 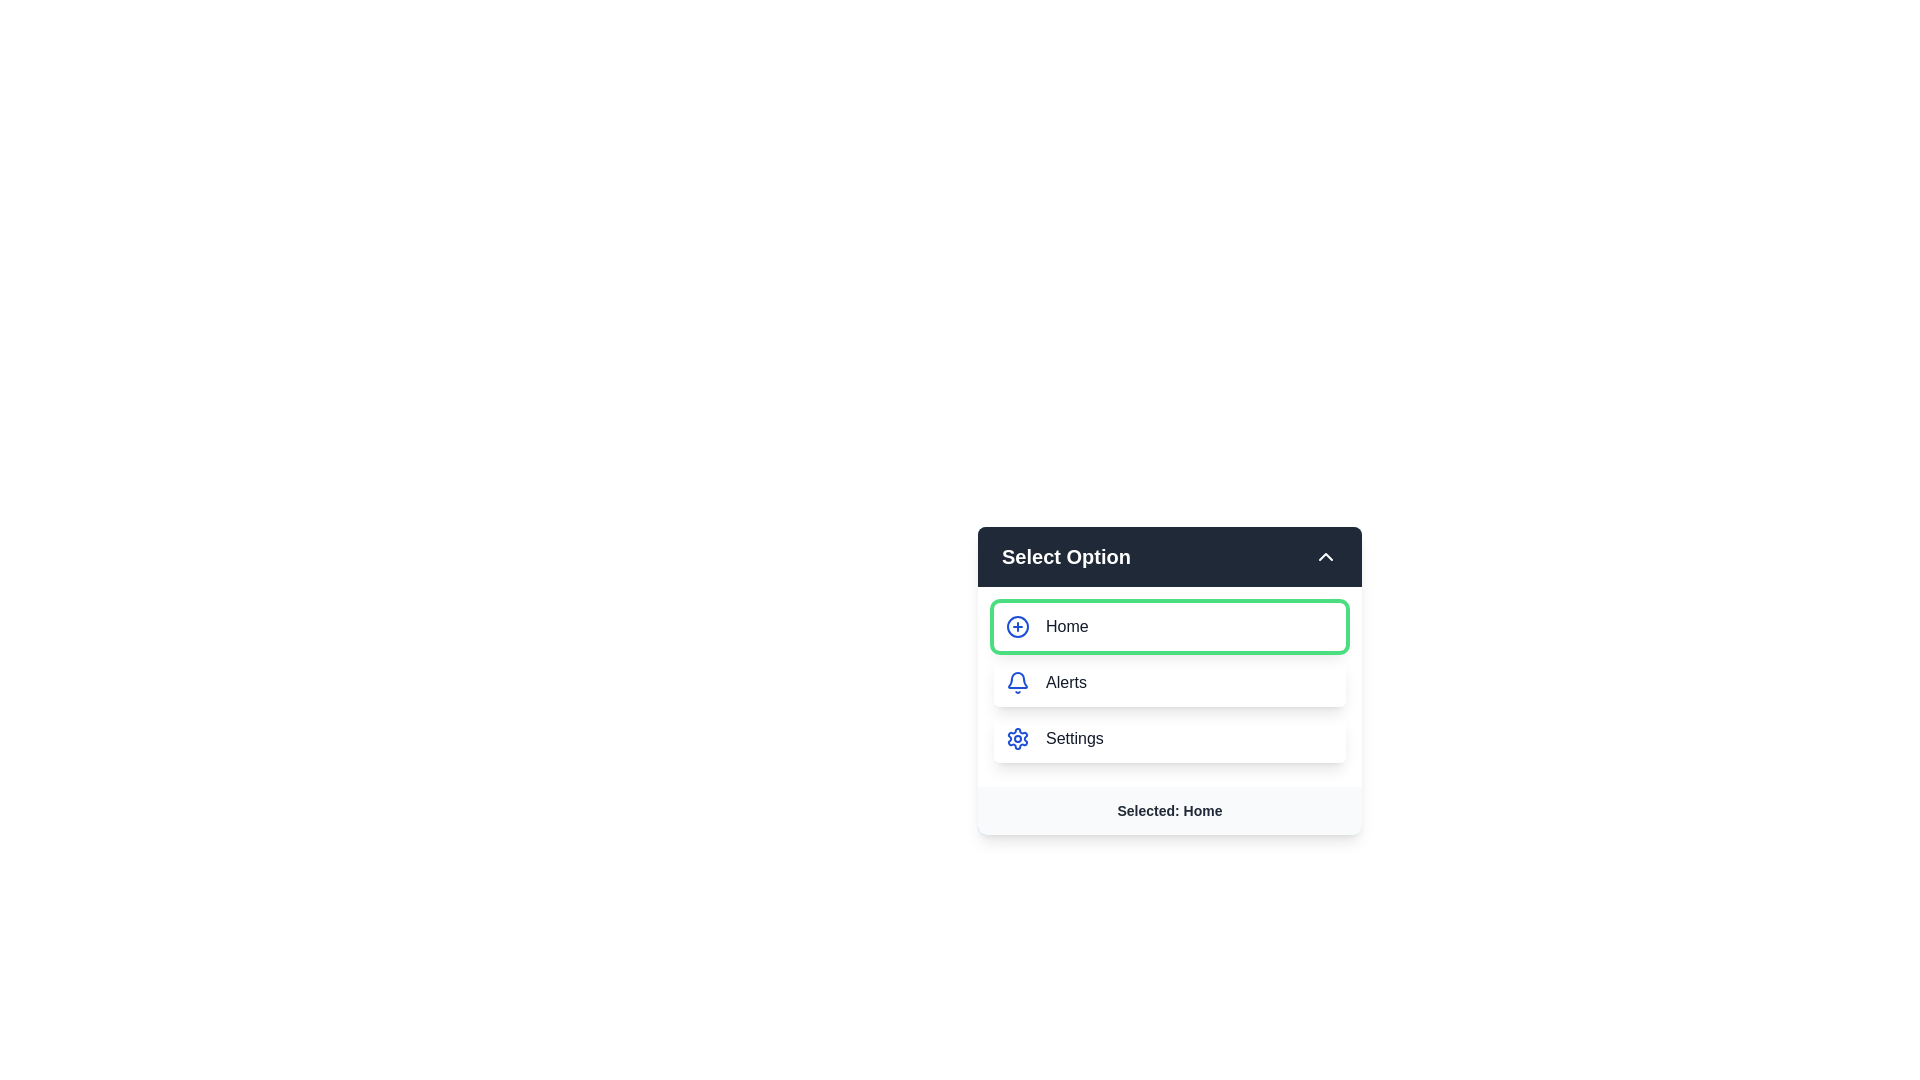 I want to click on the static label located at the bottom center of the interface, which indicates the currently selected option from the menu, so click(x=1170, y=810).